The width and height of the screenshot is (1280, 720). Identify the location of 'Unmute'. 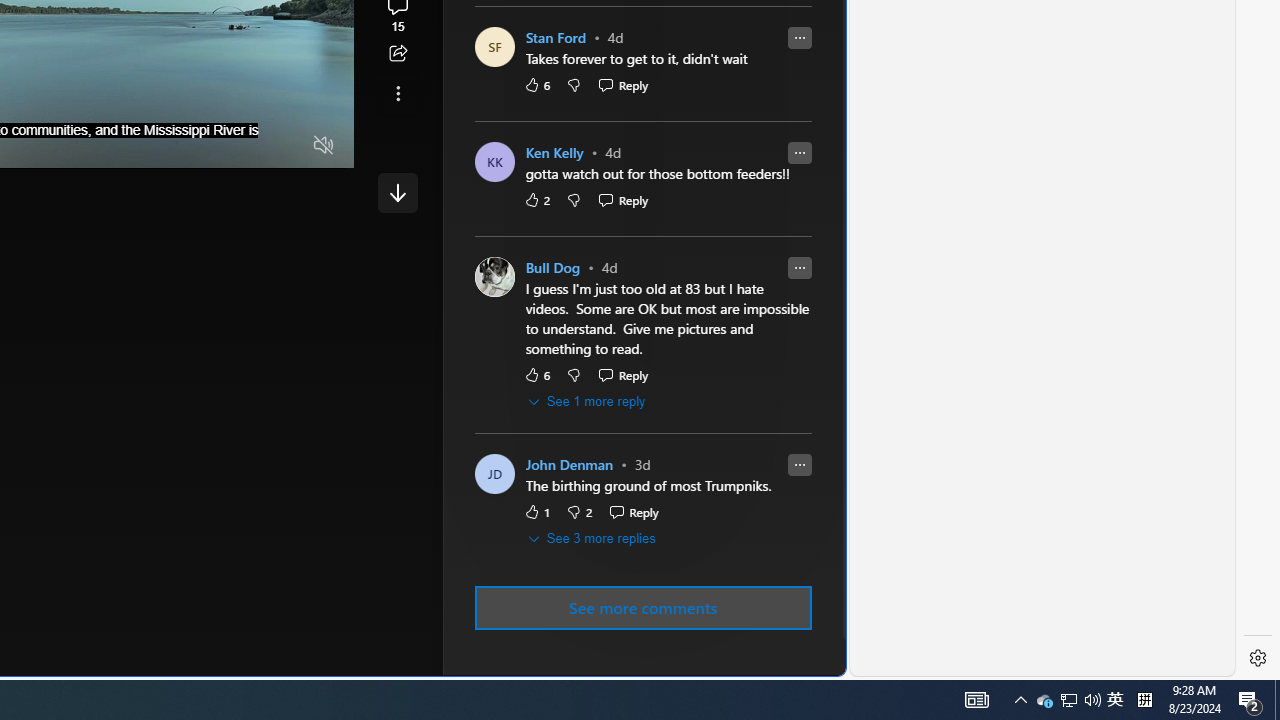
(324, 145).